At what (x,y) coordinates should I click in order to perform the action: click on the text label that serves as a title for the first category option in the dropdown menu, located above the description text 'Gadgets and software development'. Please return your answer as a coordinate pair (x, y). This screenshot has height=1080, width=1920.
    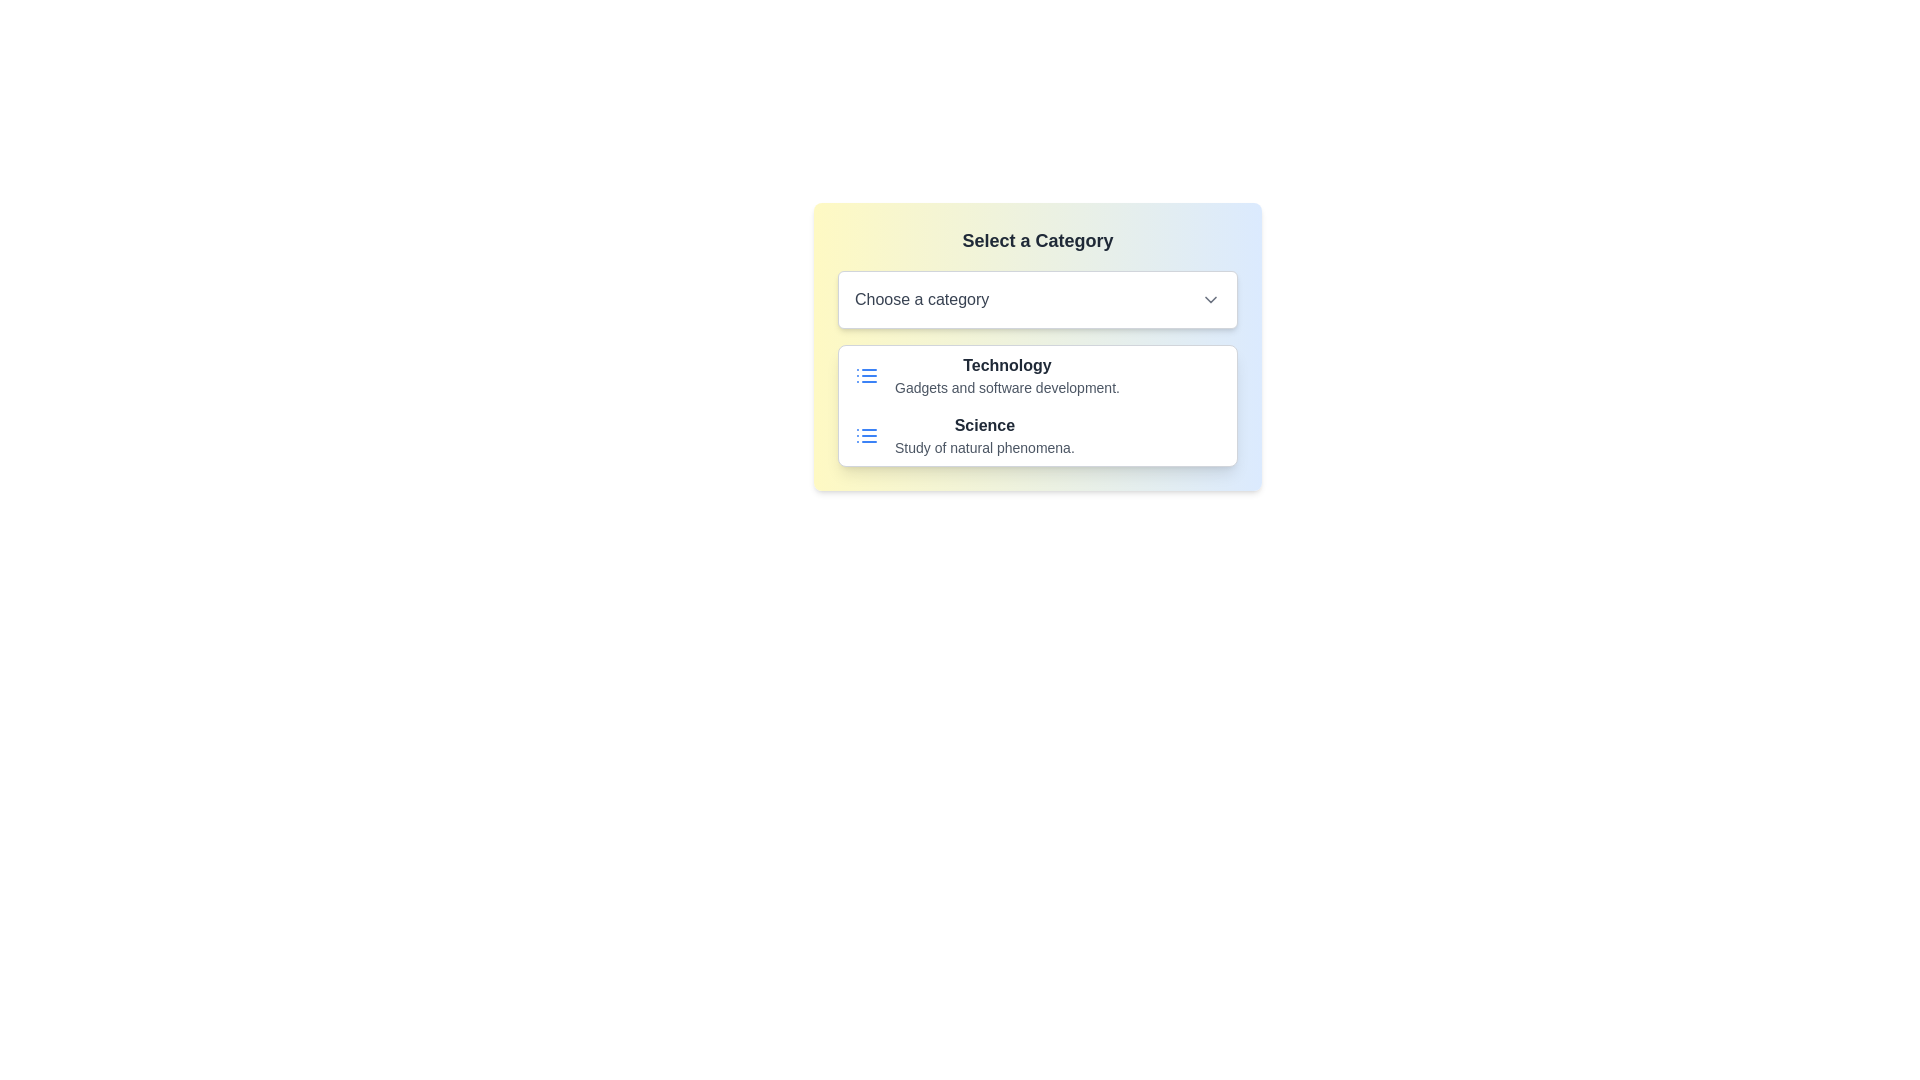
    Looking at the image, I should click on (1007, 366).